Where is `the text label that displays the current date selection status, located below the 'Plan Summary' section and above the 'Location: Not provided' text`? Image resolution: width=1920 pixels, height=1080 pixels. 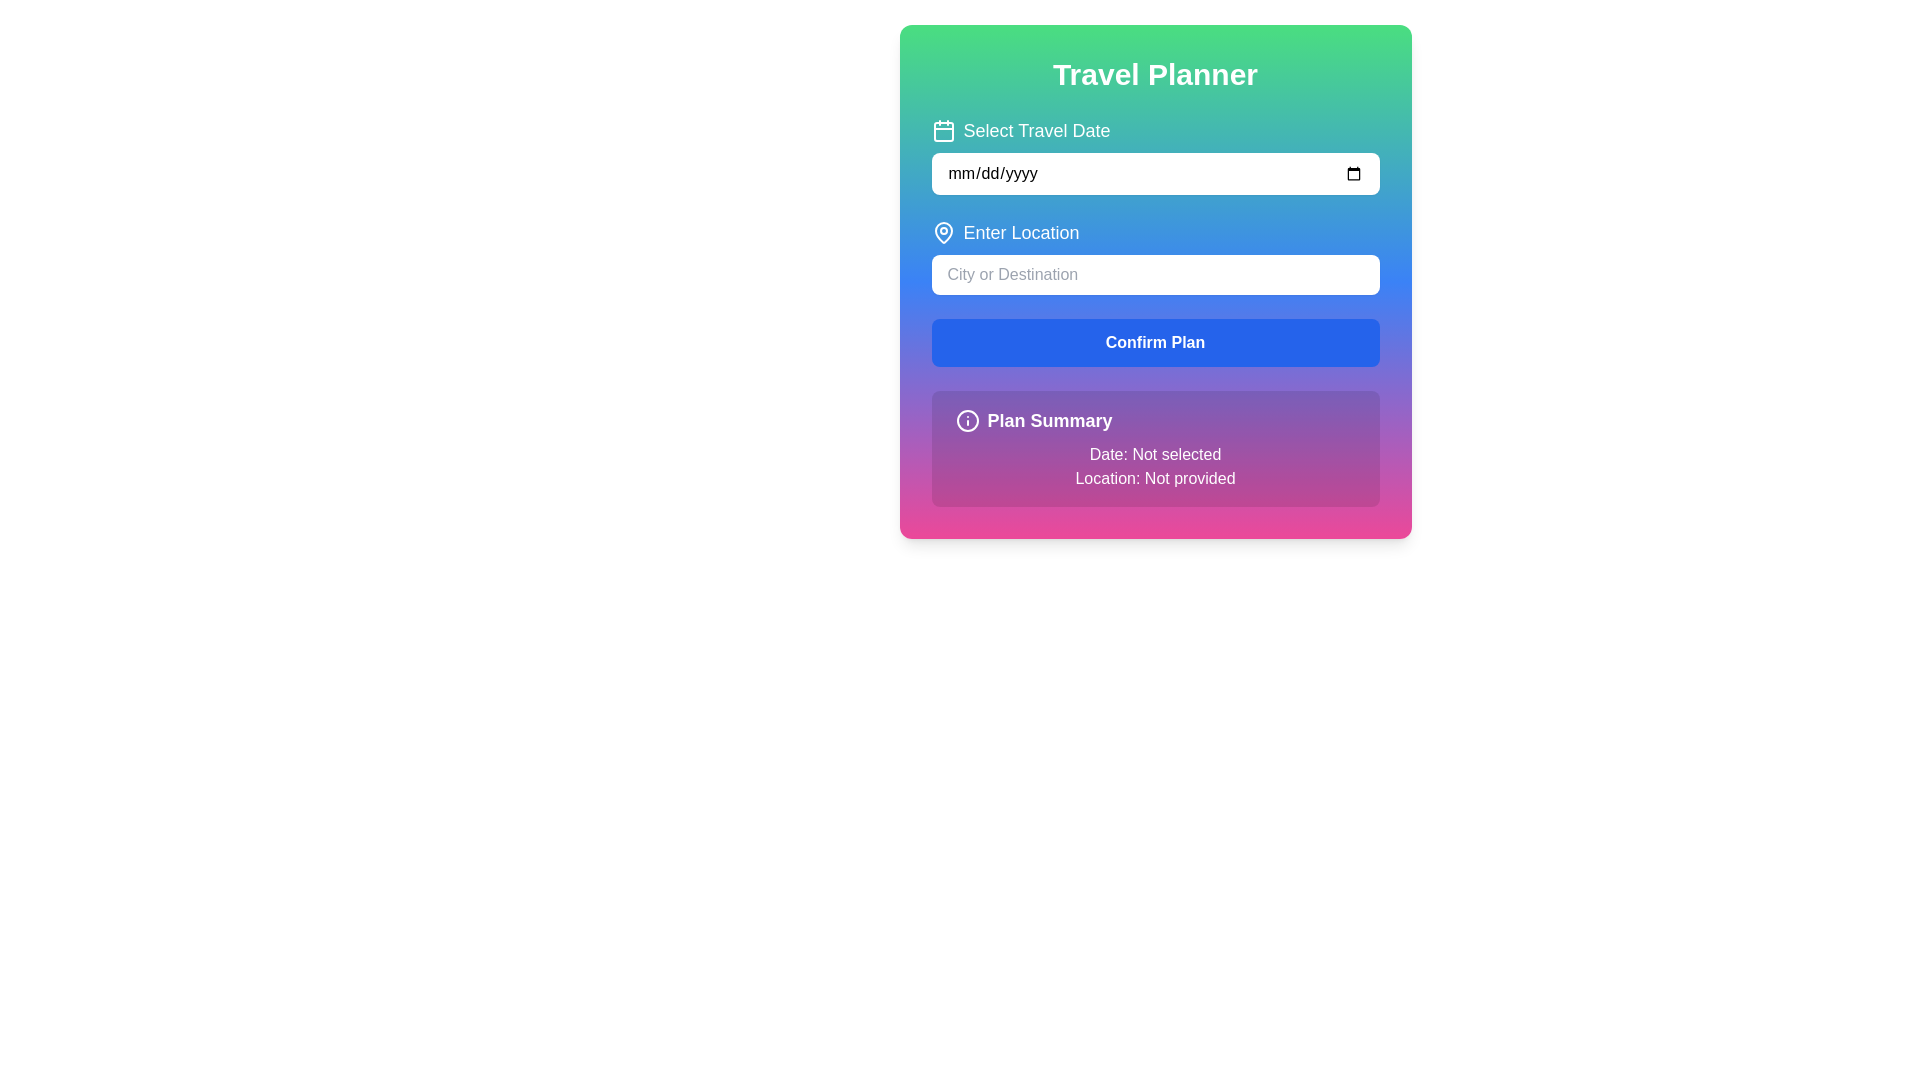
the text label that displays the current date selection status, located below the 'Plan Summary' section and above the 'Location: Not provided' text is located at coordinates (1155, 455).